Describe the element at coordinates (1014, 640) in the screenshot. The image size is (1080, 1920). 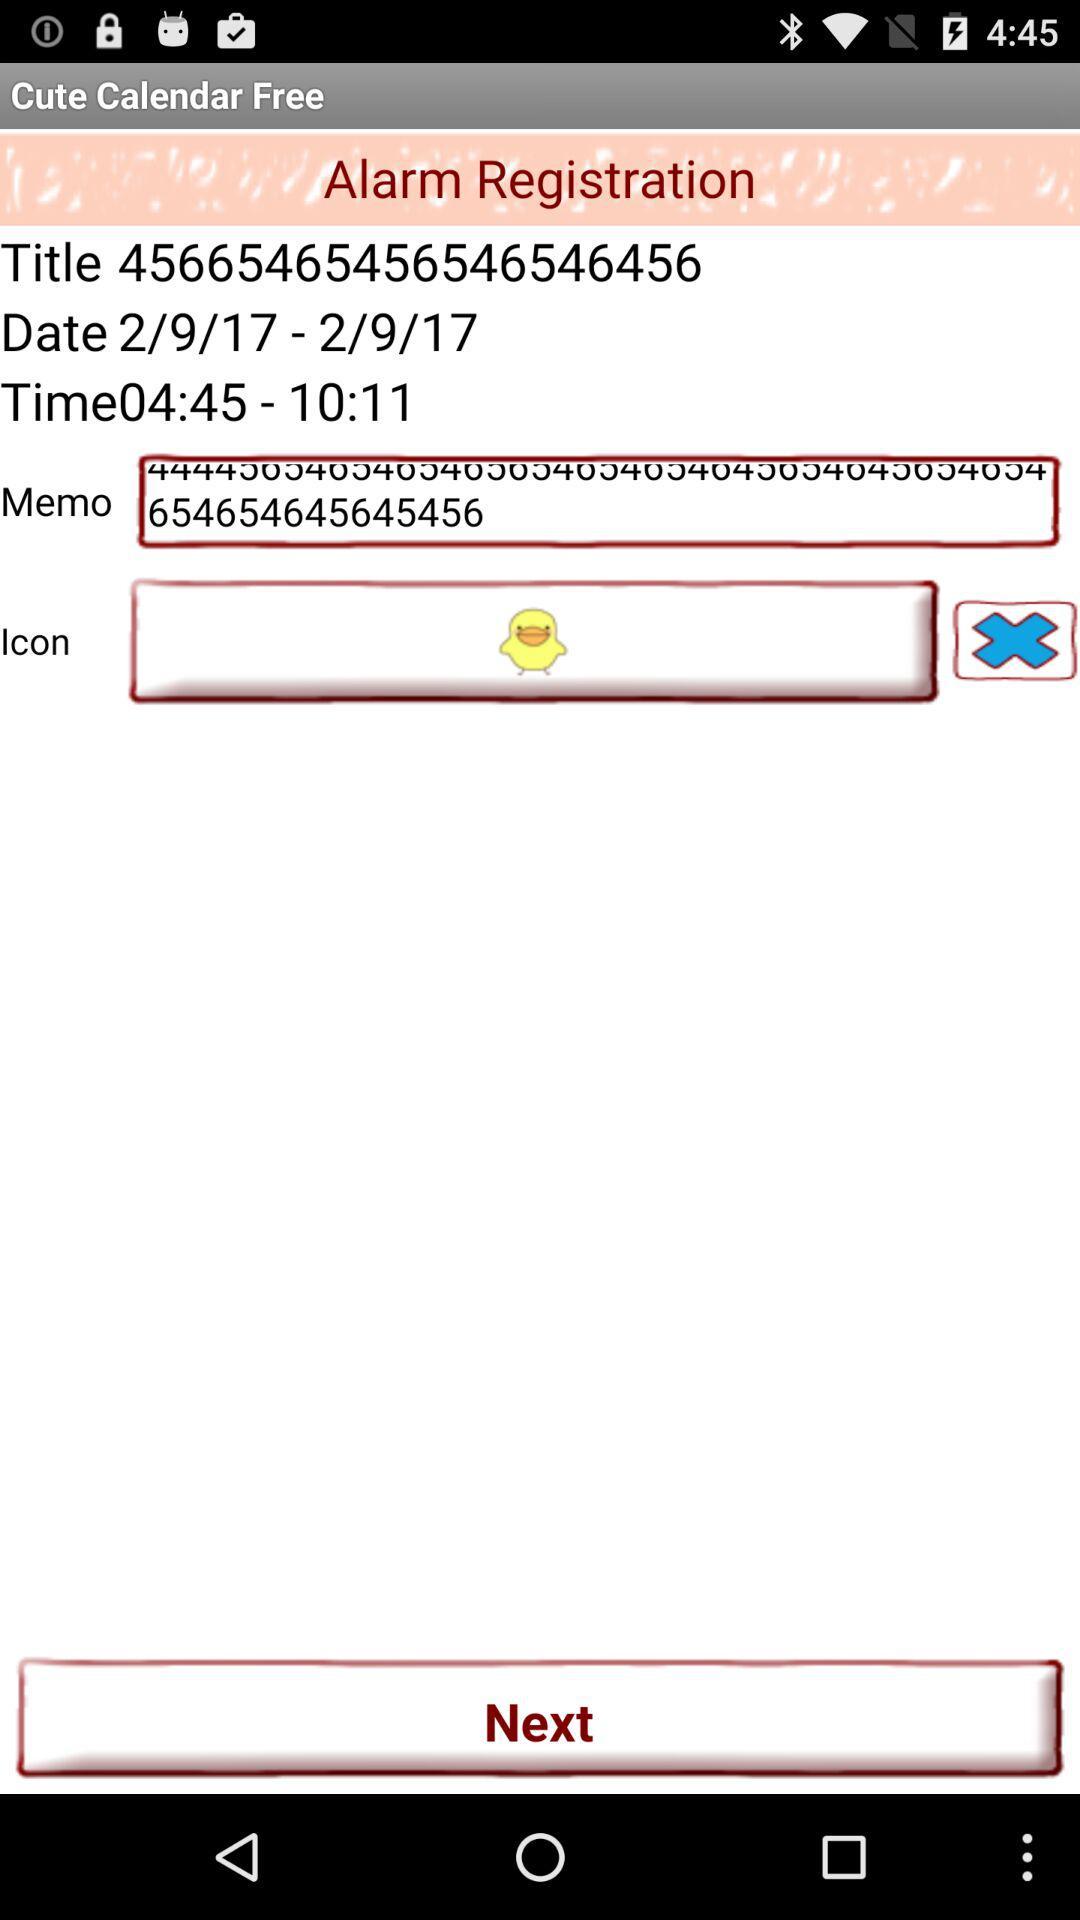
I see `cancel` at that location.